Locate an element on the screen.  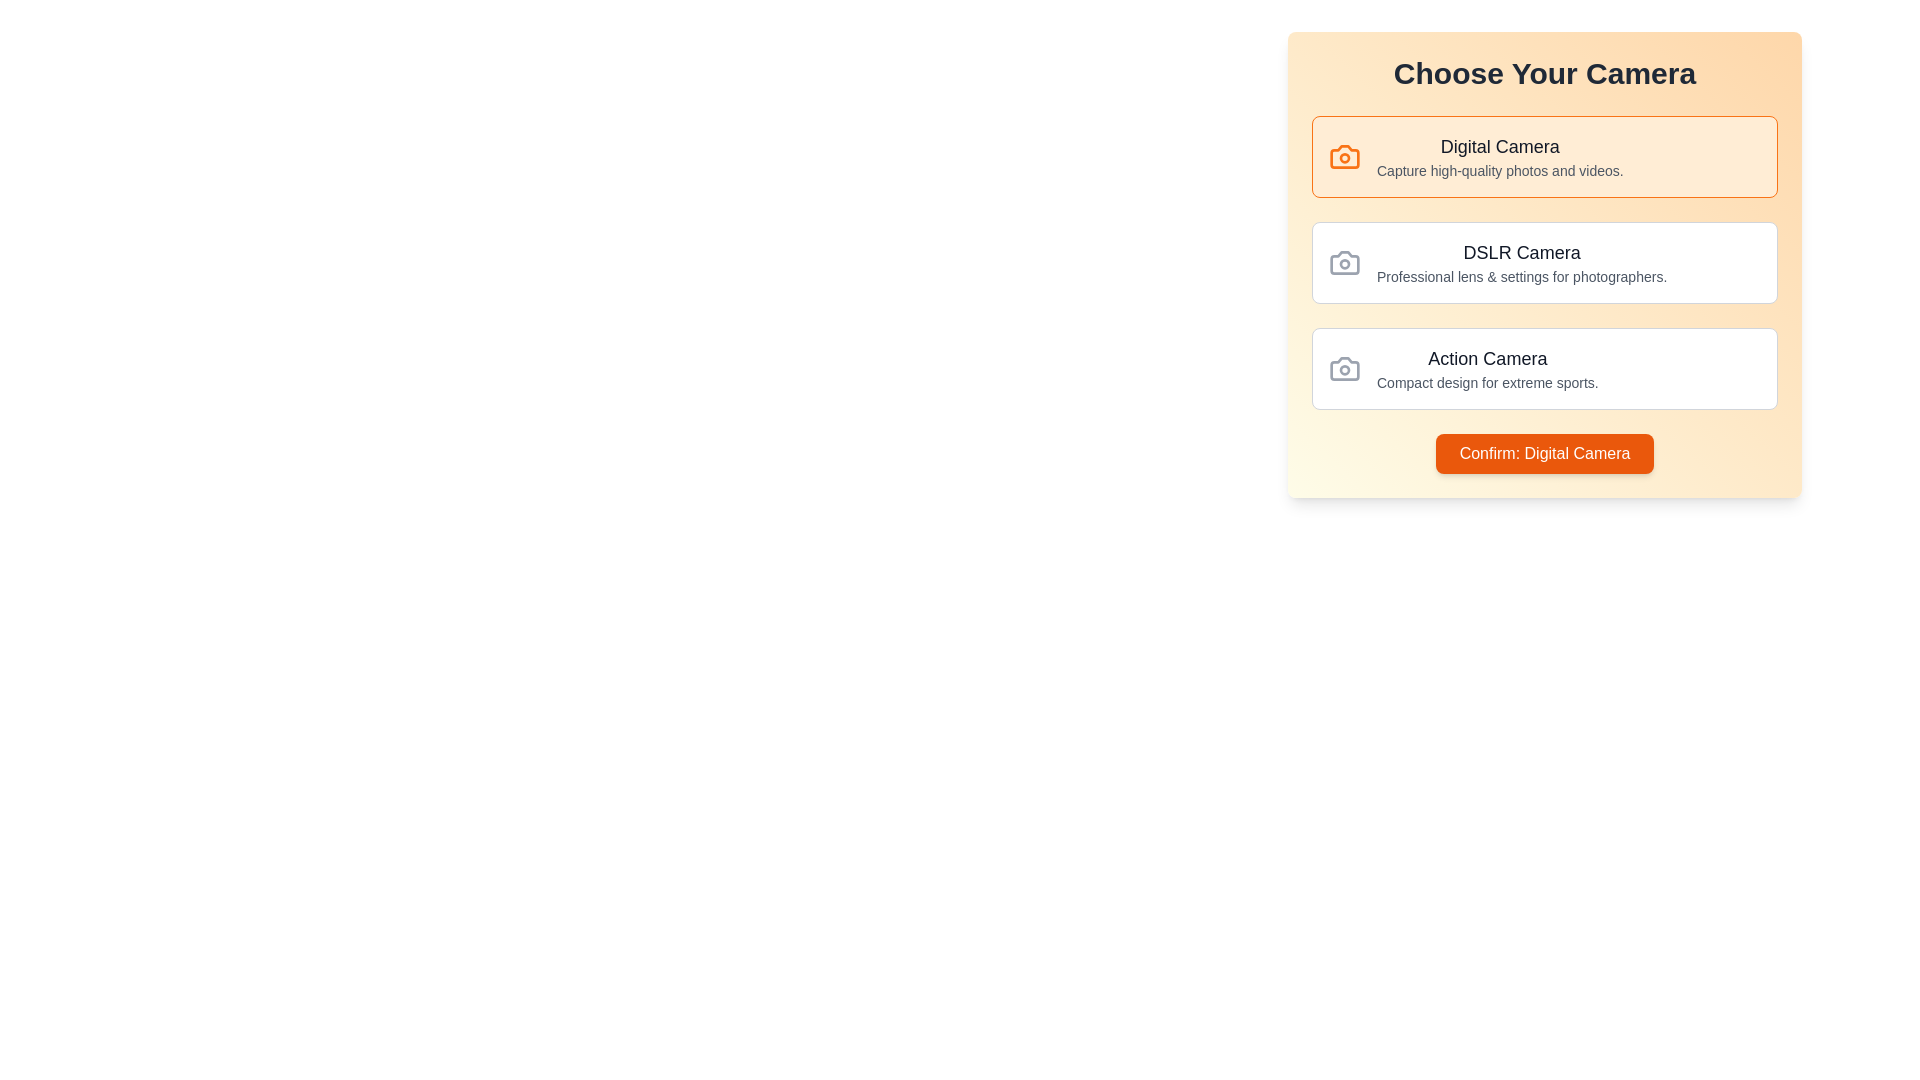
text displayed in the 'Digital Camera' option within the 'Choose Your Camera' panel, which is the first item in a vertical list of camera options is located at coordinates (1500, 156).